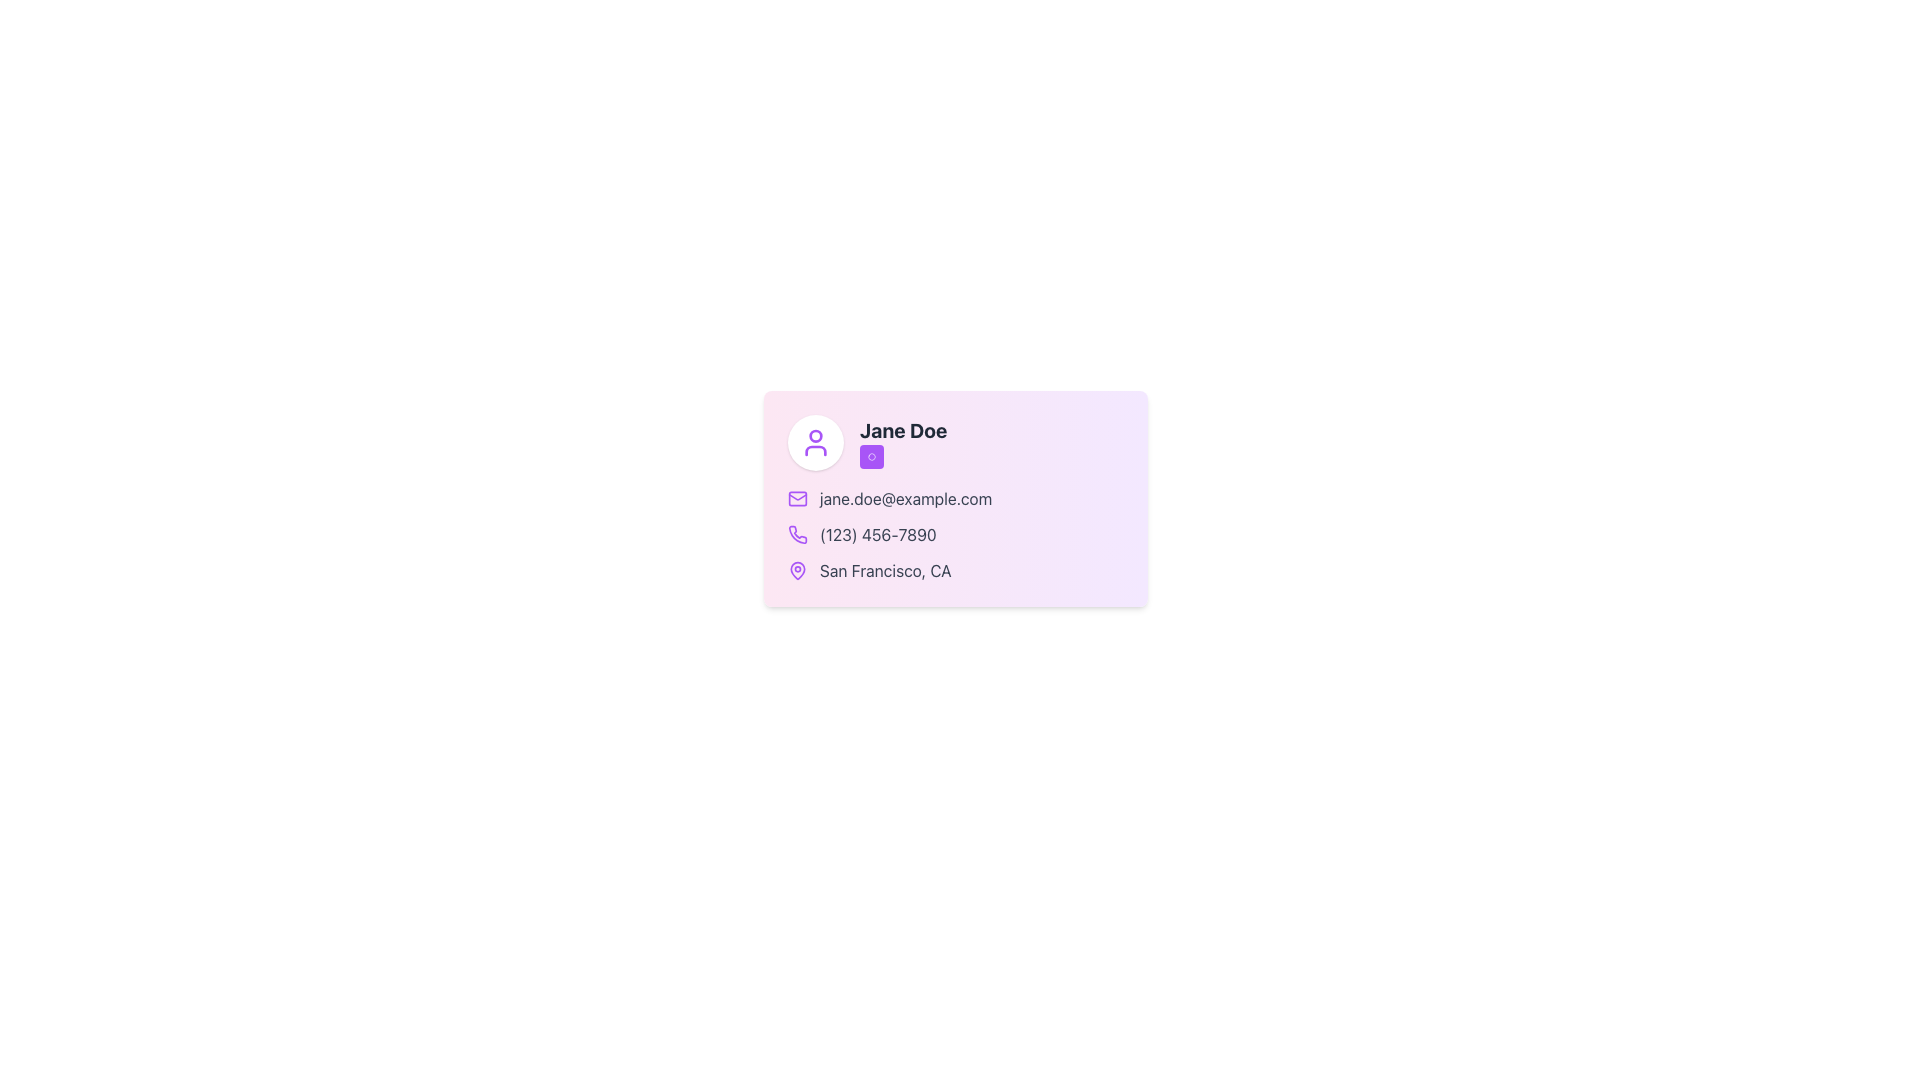  Describe the element at coordinates (796, 534) in the screenshot. I see `the purple phone receiver icon located in the contact information section preceding the phone number '(123) 456-7890'` at that location.